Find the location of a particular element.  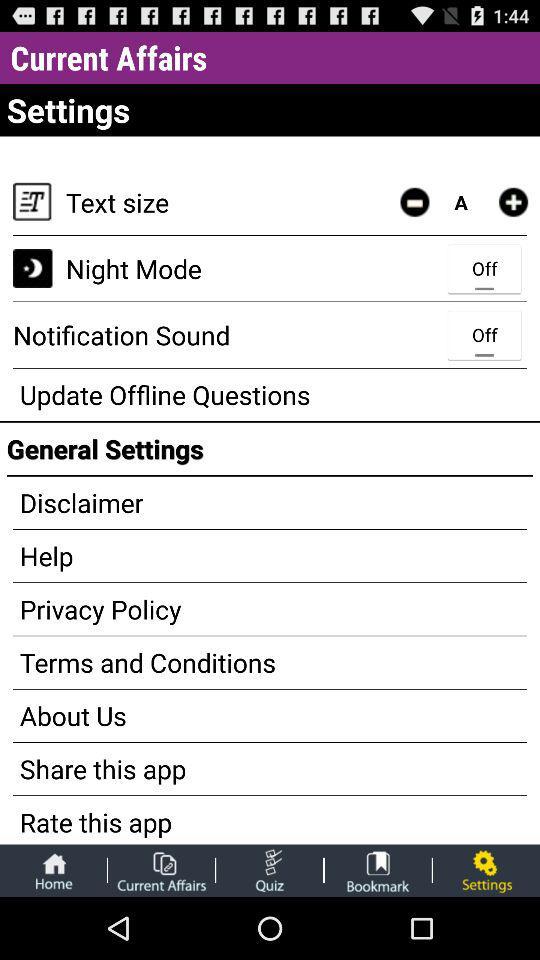

the update offline questions is located at coordinates (270, 393).